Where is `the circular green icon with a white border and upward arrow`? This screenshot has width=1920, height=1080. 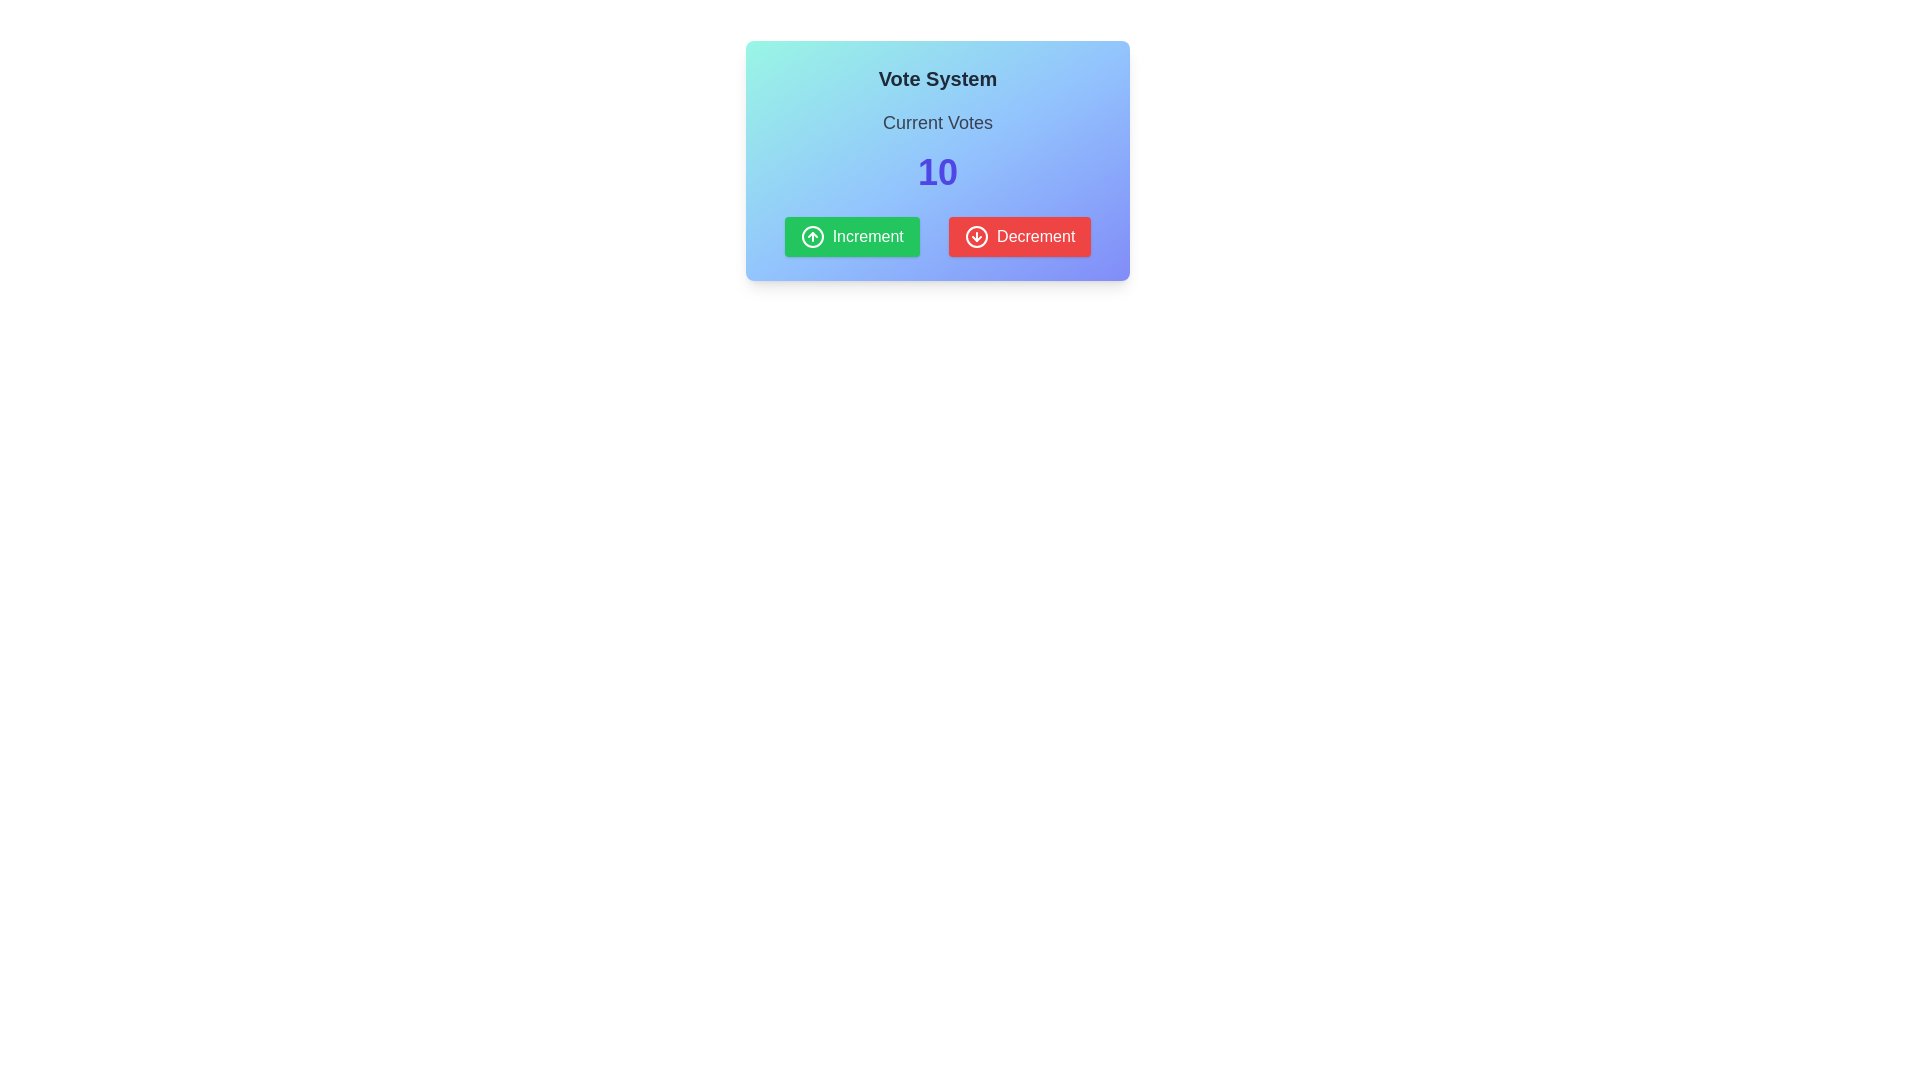 the circular green icon with a white border and upward arrow is located at coordinates (812, 235).